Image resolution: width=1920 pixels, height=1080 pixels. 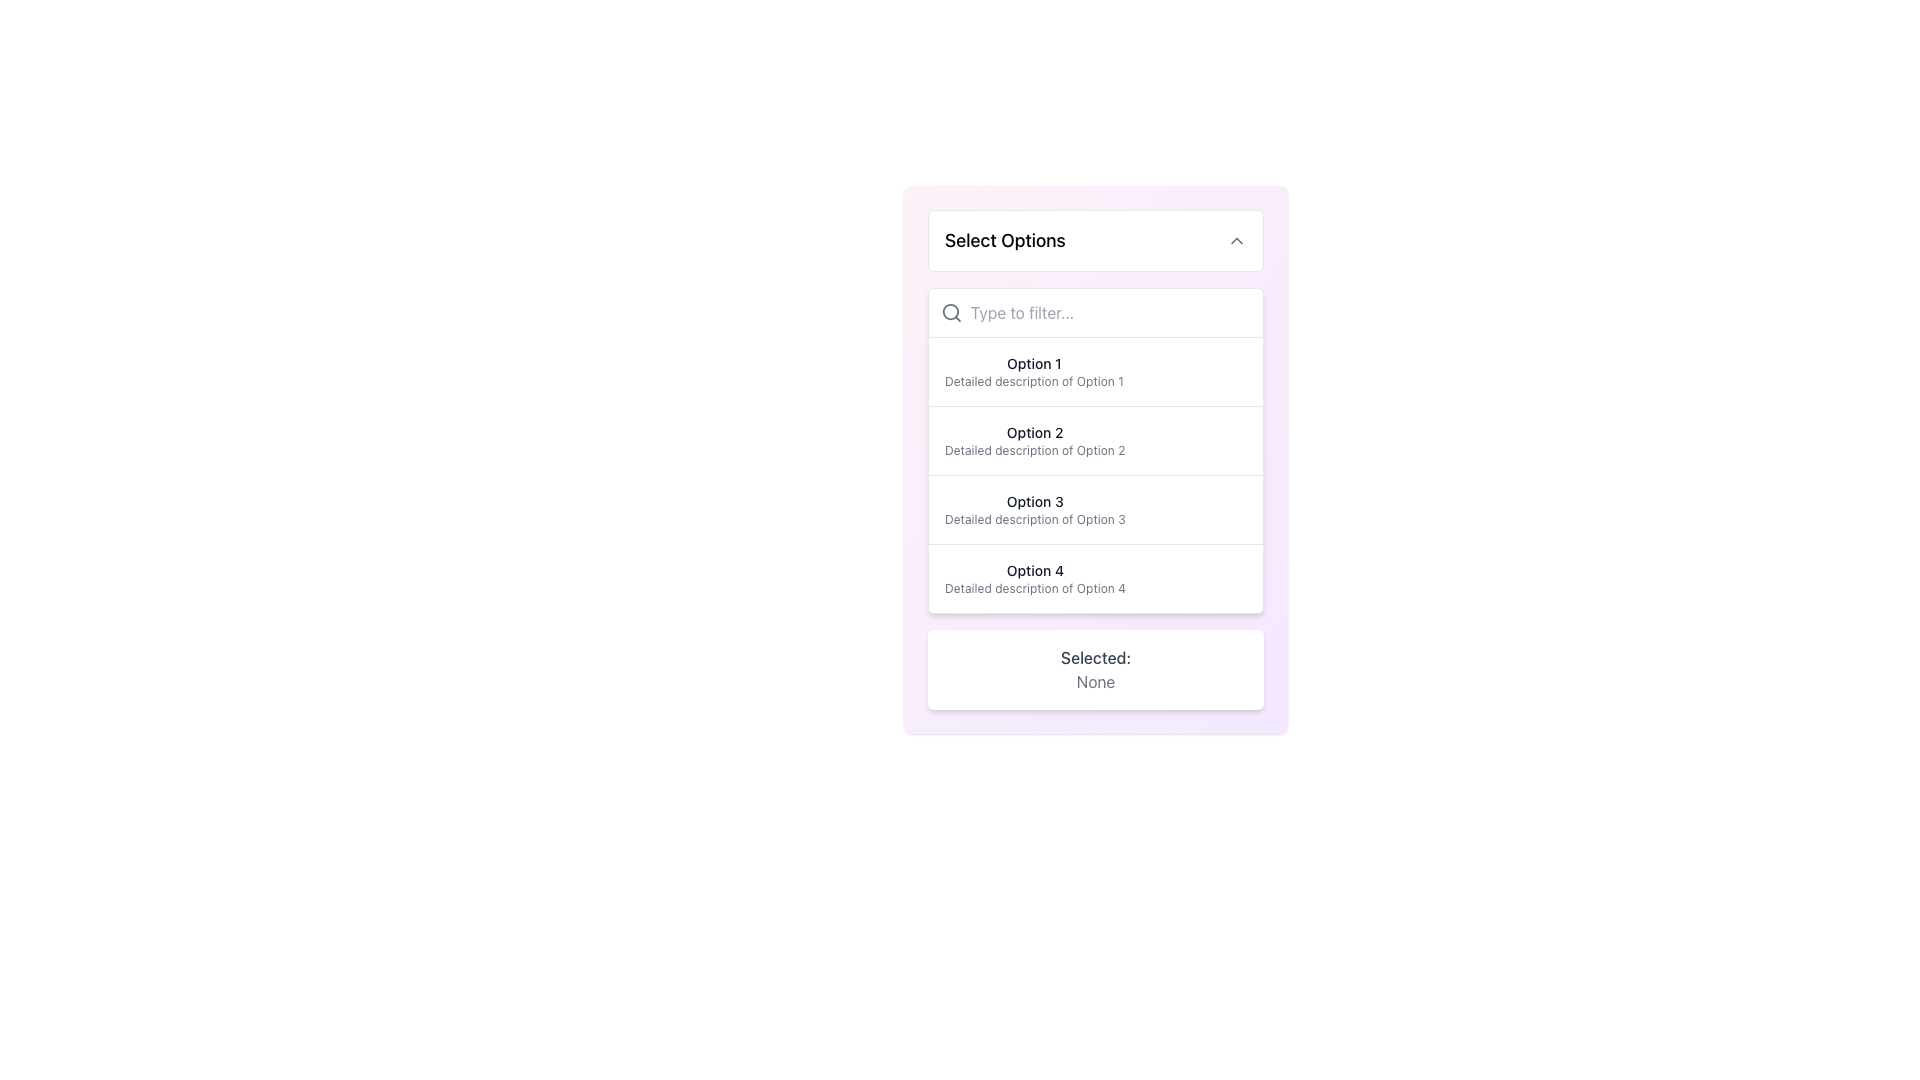 I want to click on the first selectable option in the list, labeled 'Option 1', so click(x=1094, y=371).